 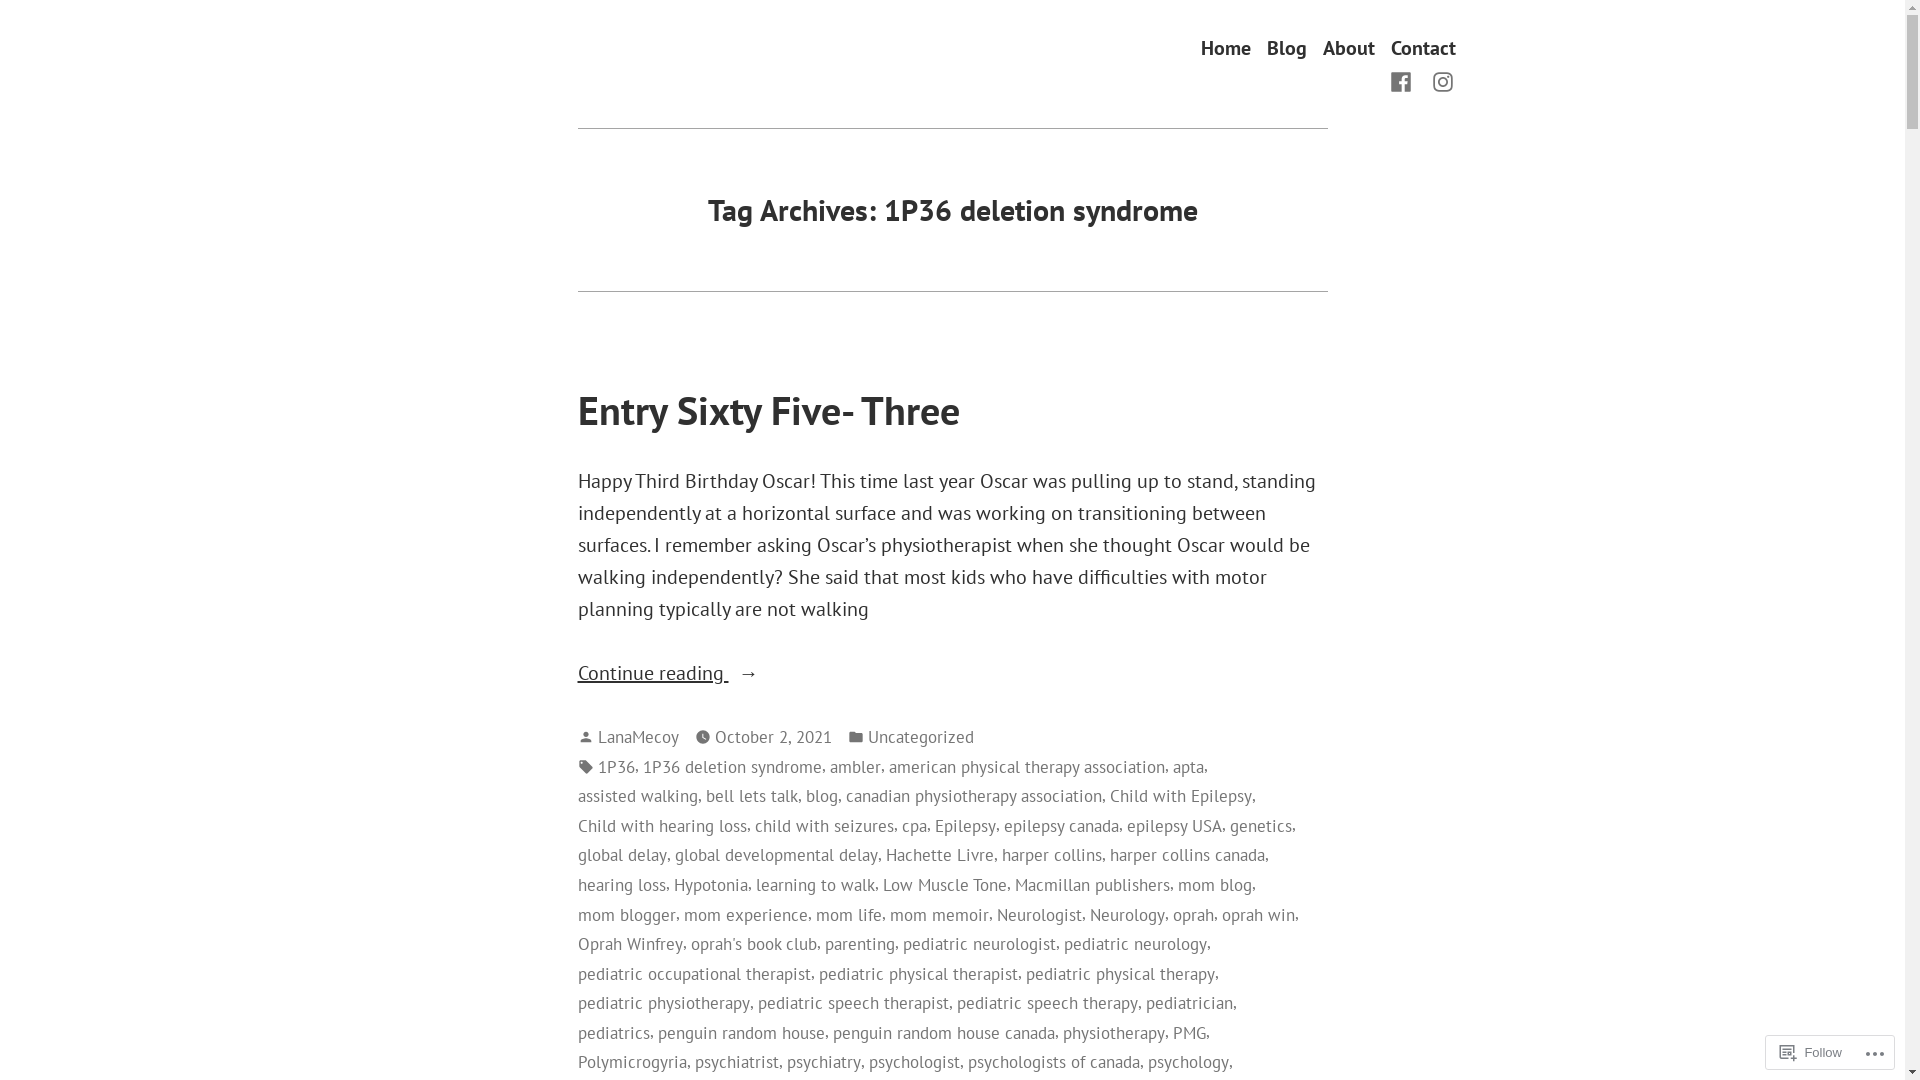 I want to click on 'pediatric speech therapy', so click(x=1045, y=1002).